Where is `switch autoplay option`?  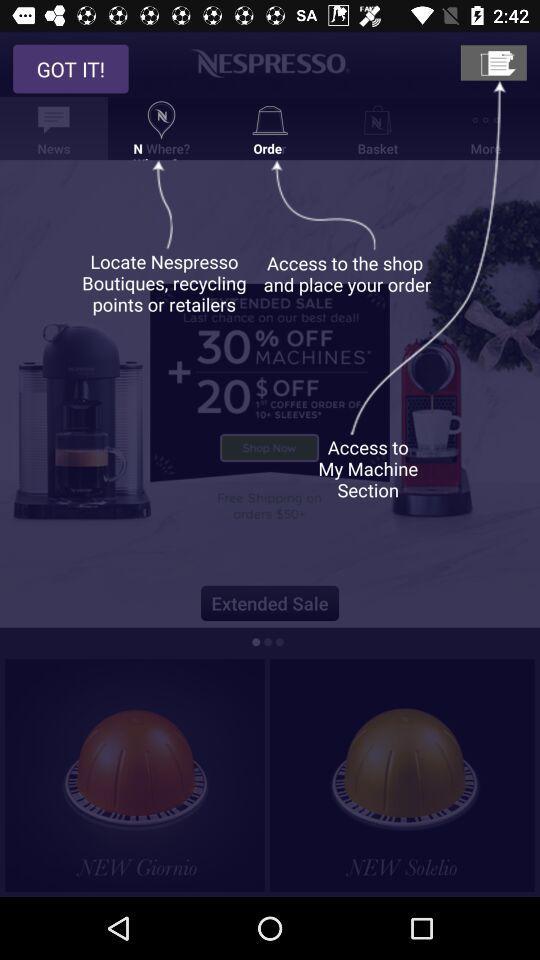 switch autoplay option is located at coordinates (402, 774).